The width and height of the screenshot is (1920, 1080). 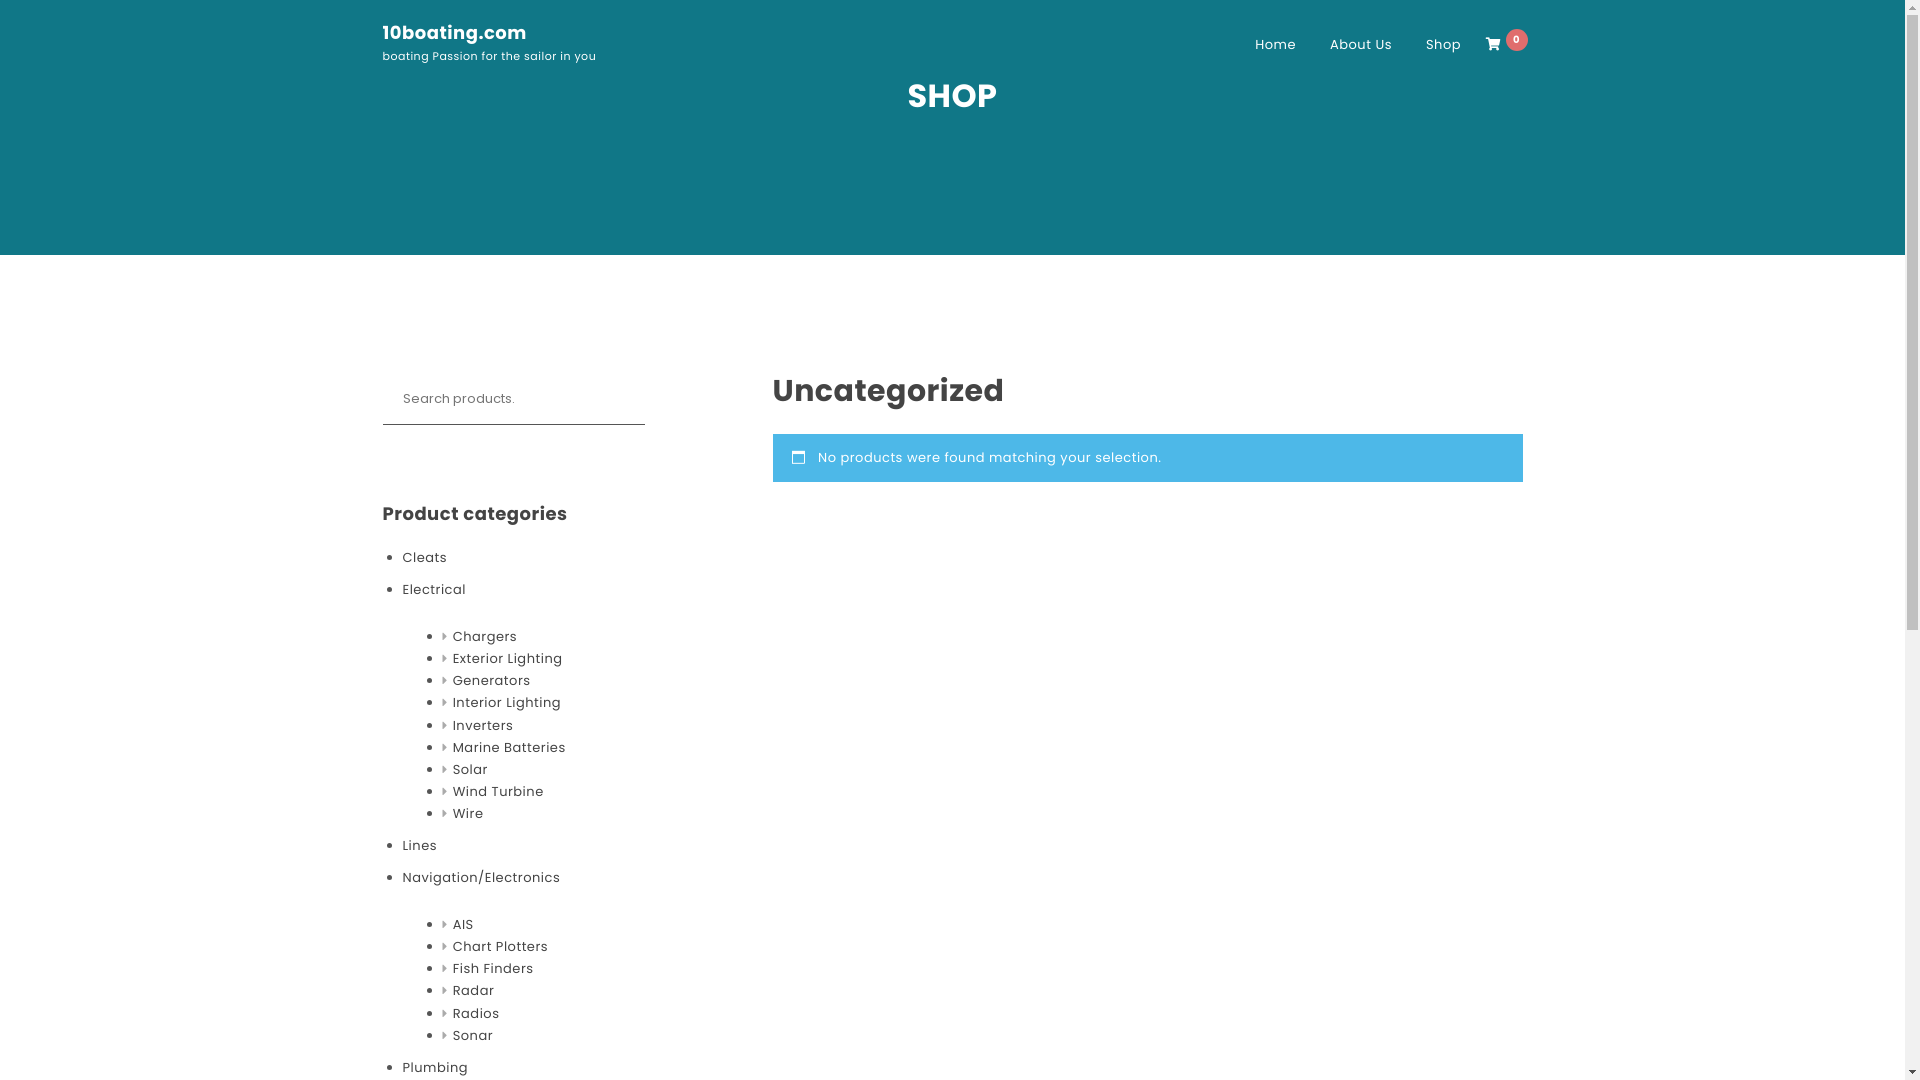 What do you see at coordinates (473, 991) in the screenshot?
I see `'Radar'` at bounding box center [473, 991].